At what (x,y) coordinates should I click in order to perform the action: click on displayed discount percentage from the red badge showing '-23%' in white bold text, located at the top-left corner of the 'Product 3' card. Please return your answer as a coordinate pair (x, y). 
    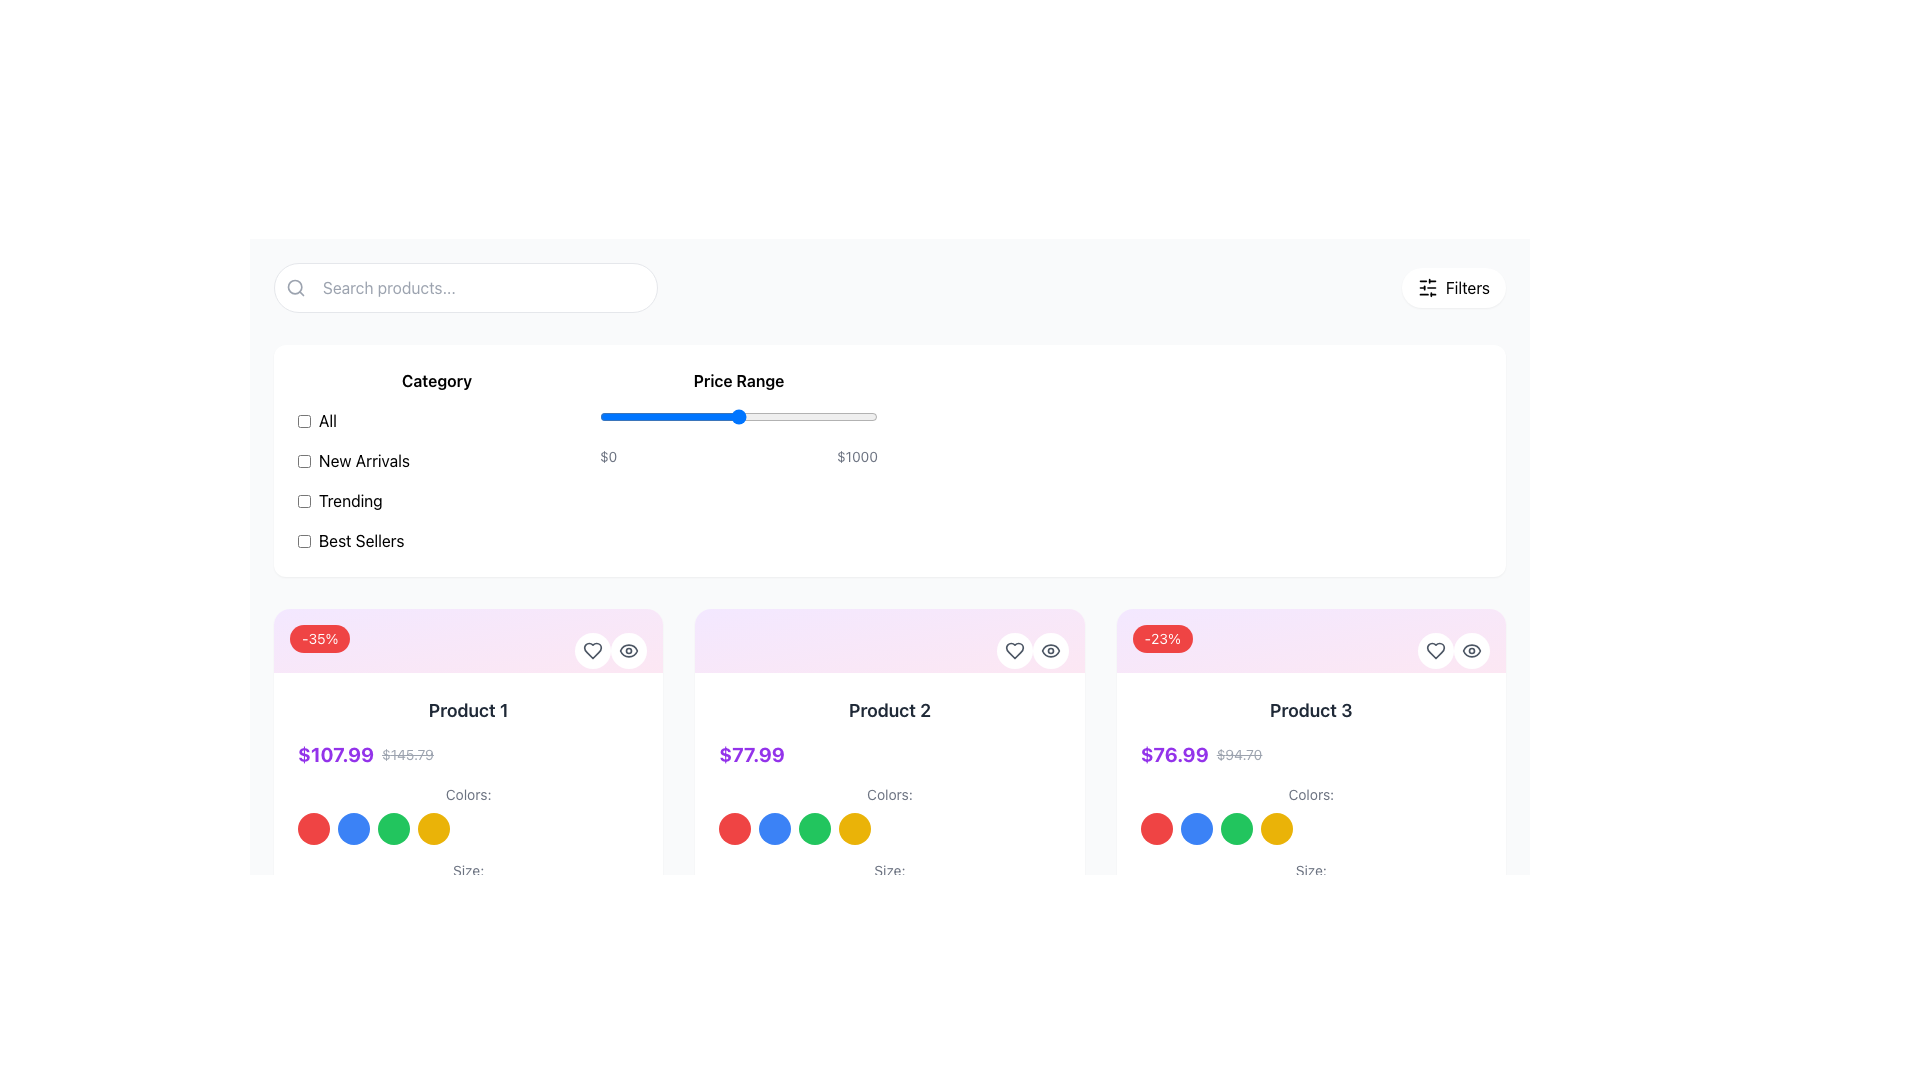
    Looking at the image, I should click on (1162, 639).